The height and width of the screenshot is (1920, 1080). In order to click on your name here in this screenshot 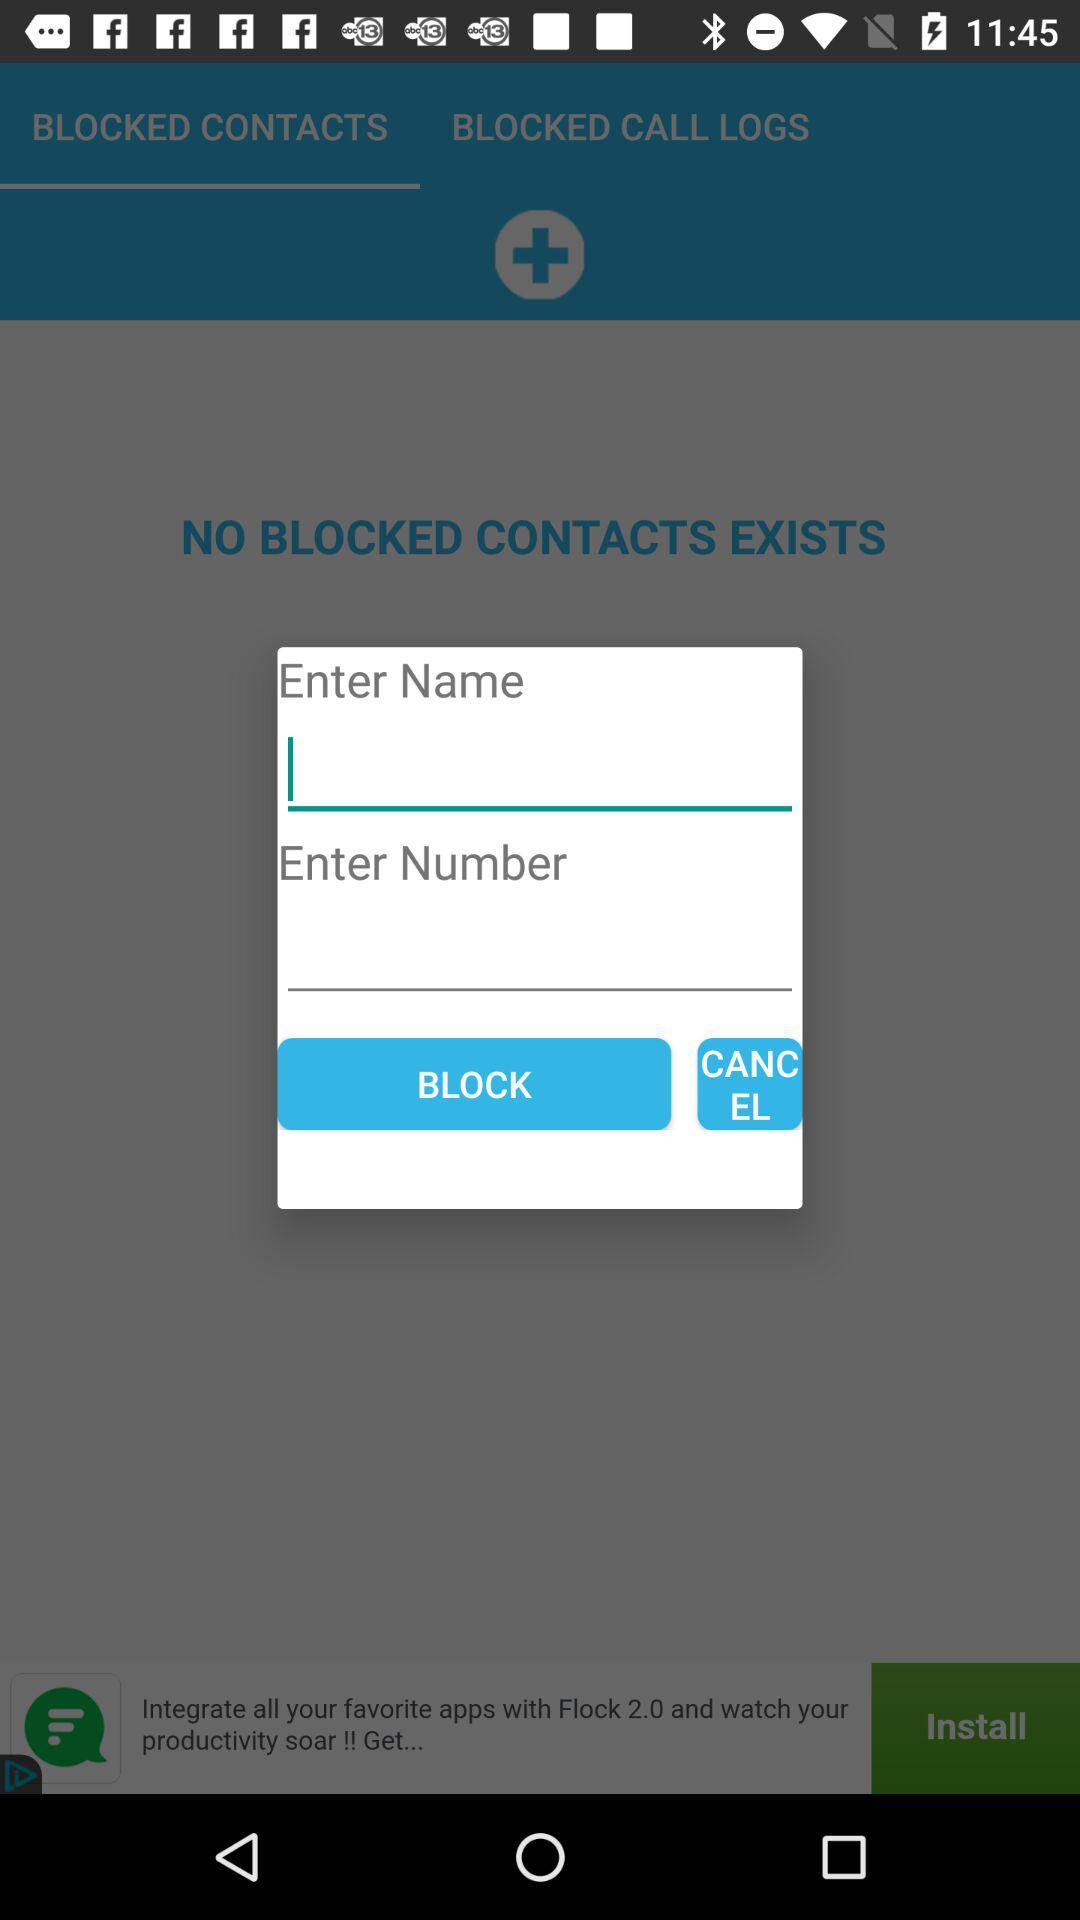, I will do `click(540, 769)`.